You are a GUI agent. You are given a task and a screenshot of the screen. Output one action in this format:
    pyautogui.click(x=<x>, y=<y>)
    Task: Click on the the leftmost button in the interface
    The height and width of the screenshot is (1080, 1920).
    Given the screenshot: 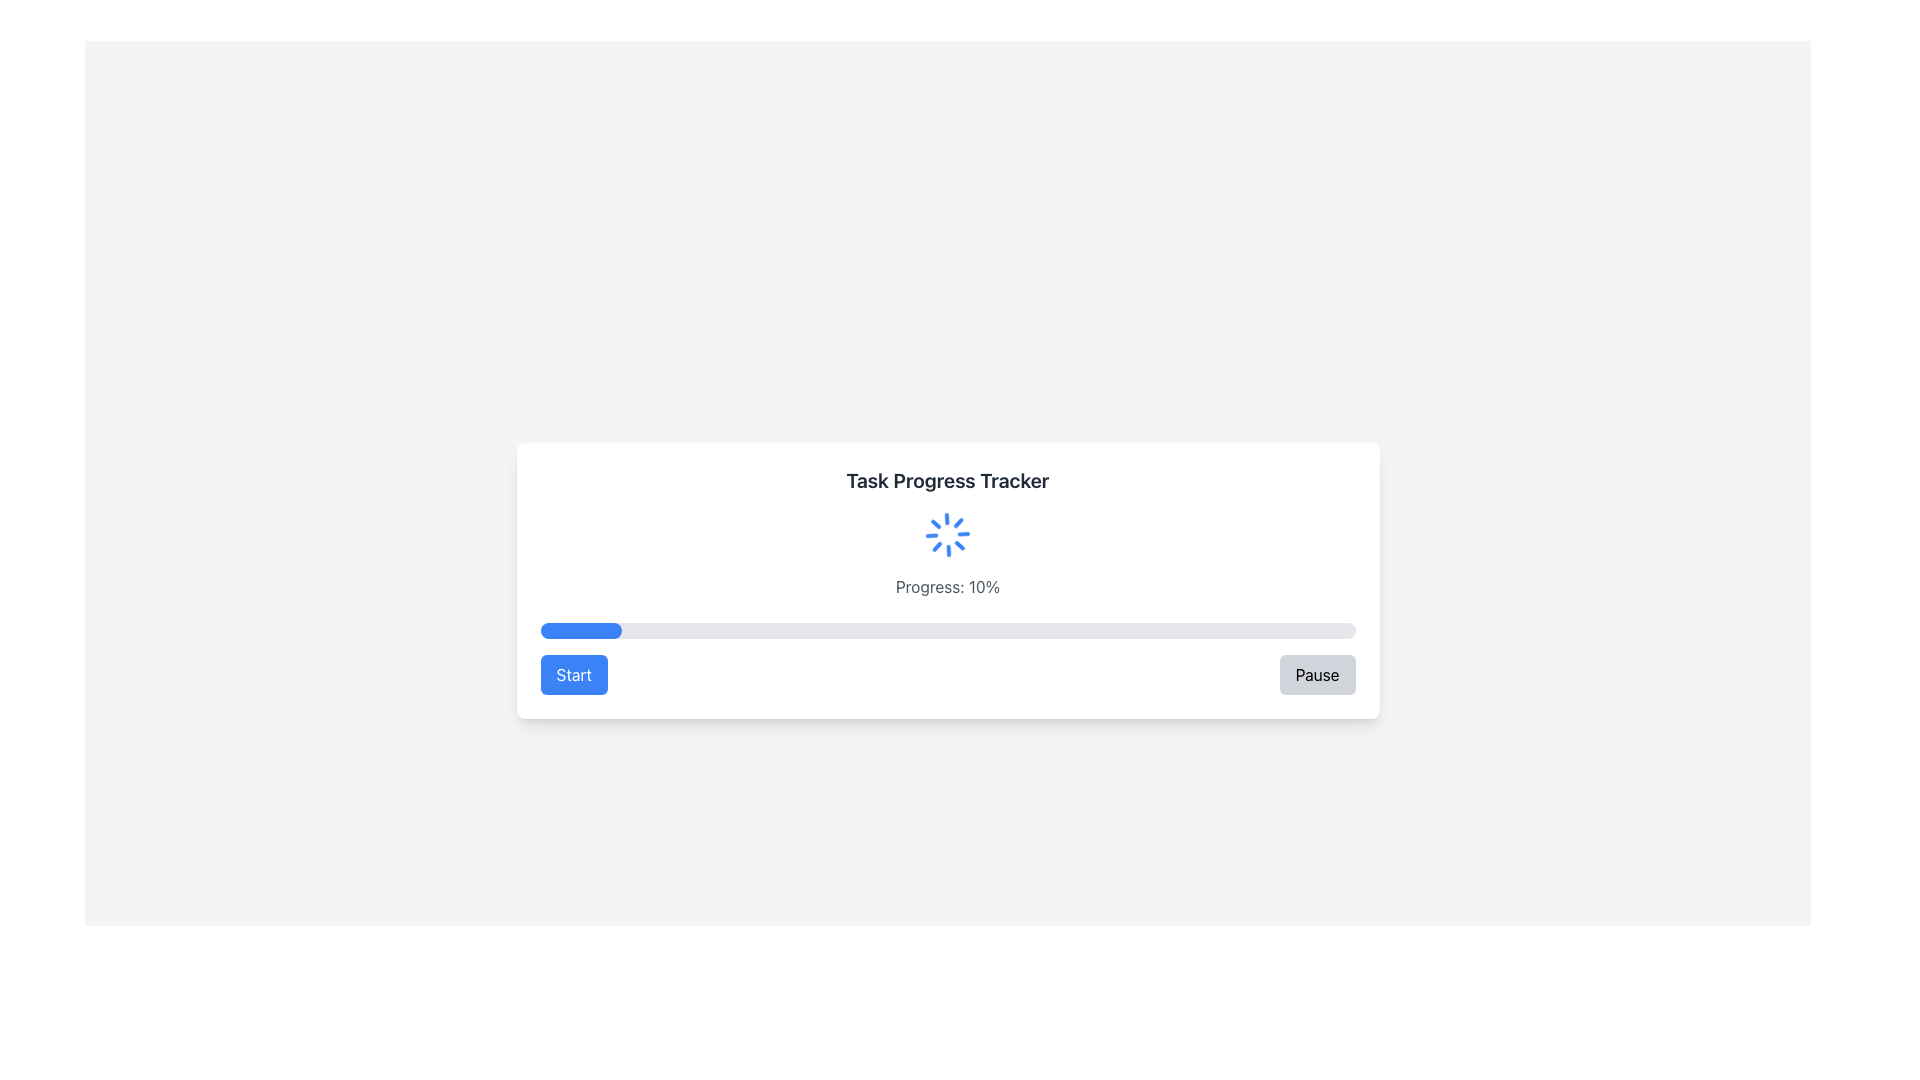 What is the action you would take?
    pyautogui.click(x=573, y=675)
    